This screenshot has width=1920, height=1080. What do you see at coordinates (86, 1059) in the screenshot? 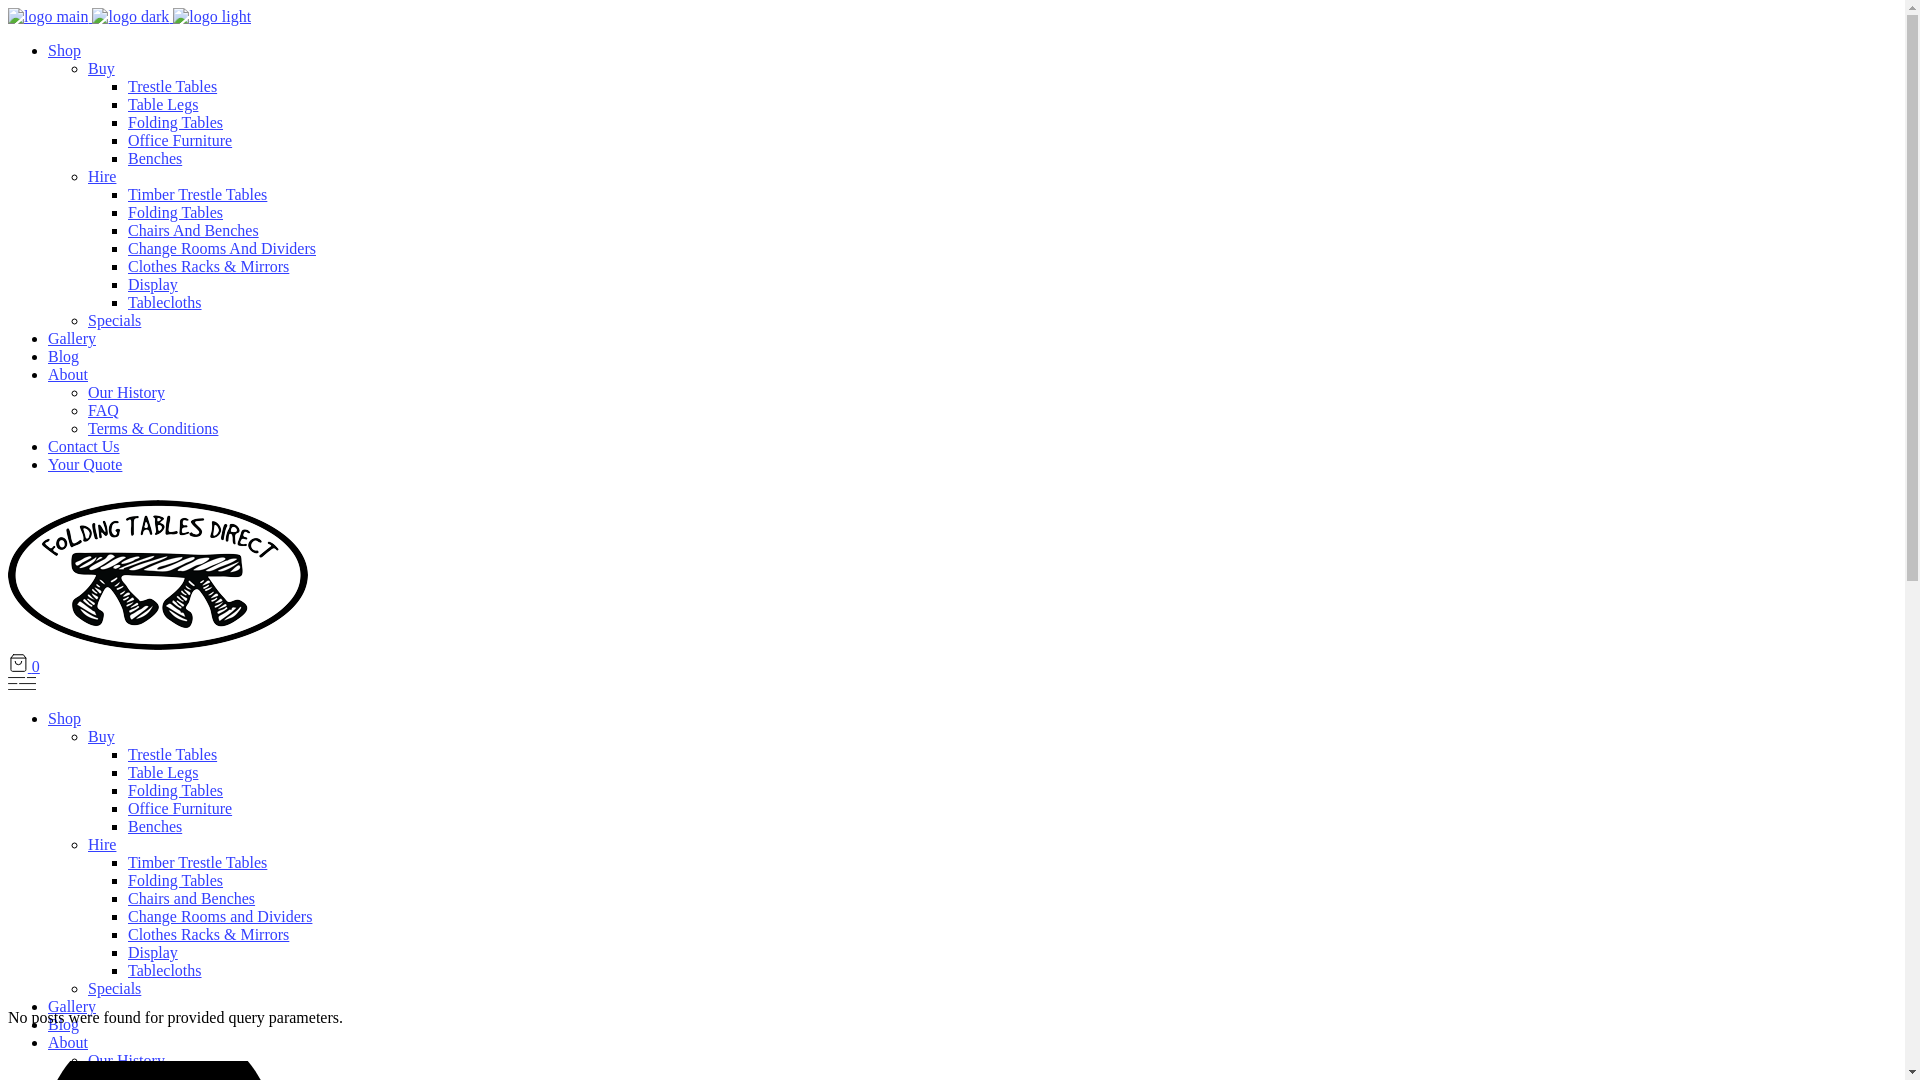
I see `'Our History'` at bounding box center [86, 1059].